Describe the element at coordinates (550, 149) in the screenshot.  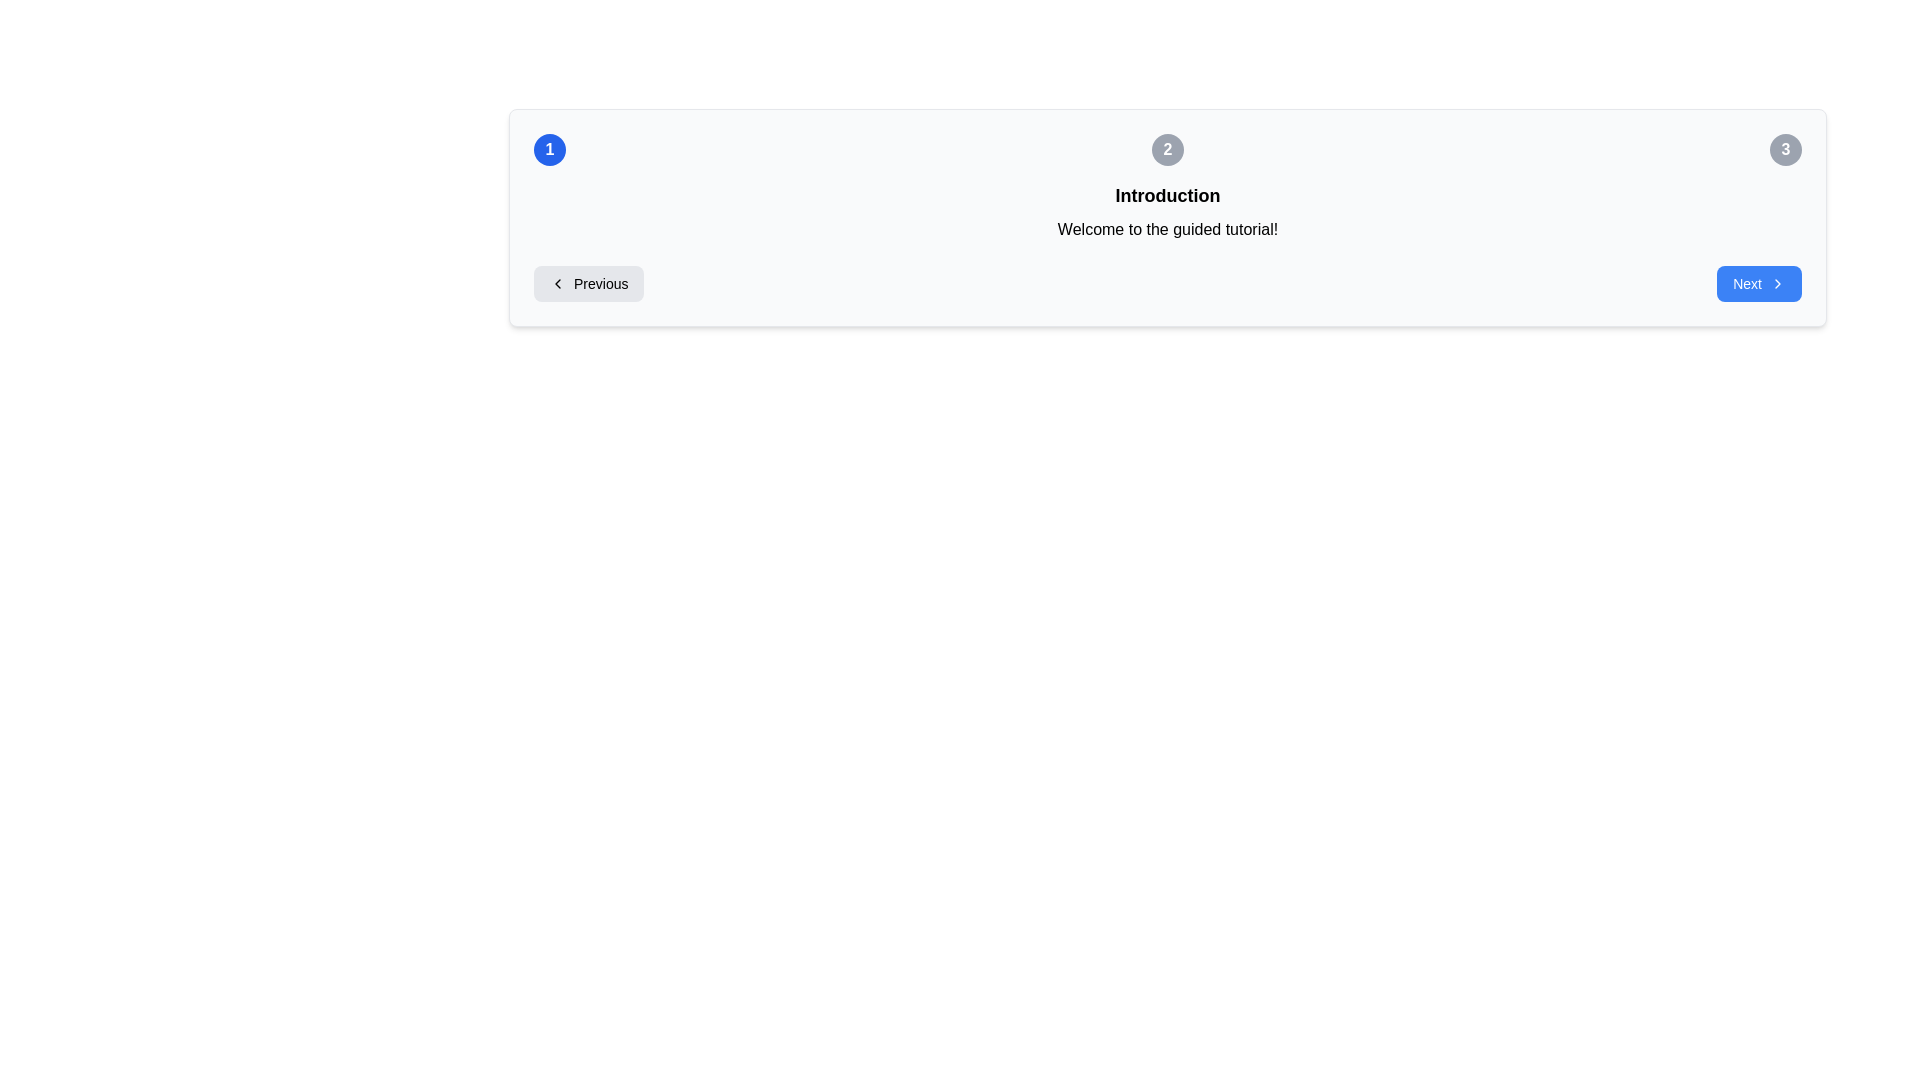
I see `the leftmost circular button that serves as a step indicator or navigation button` at that location.